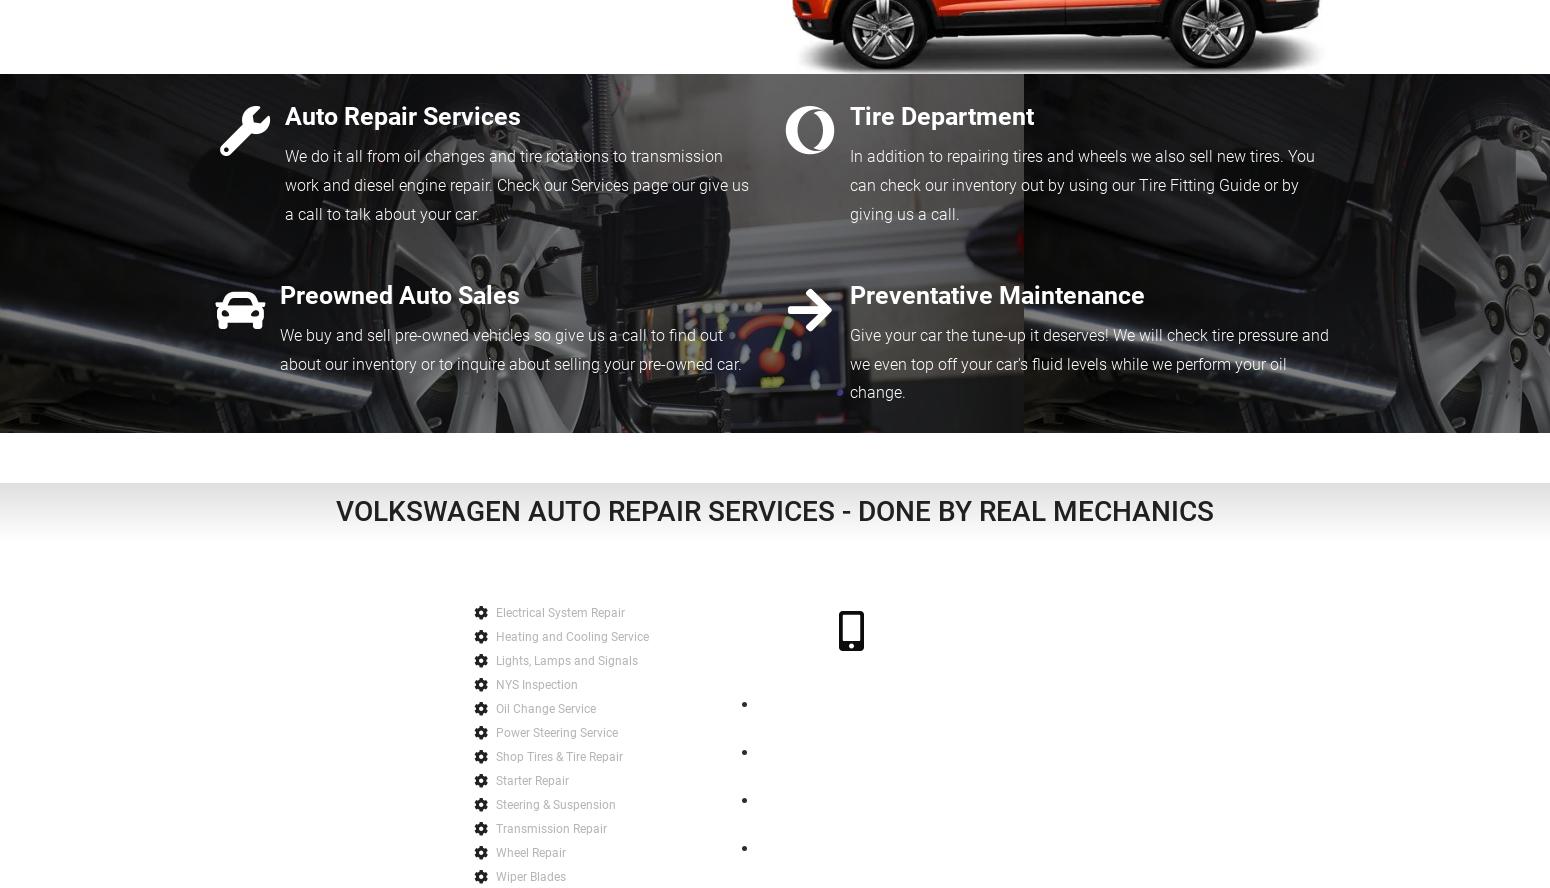 The image size is (1550, 888). I want to click on '(845) 878-1000', so click(850, 668).